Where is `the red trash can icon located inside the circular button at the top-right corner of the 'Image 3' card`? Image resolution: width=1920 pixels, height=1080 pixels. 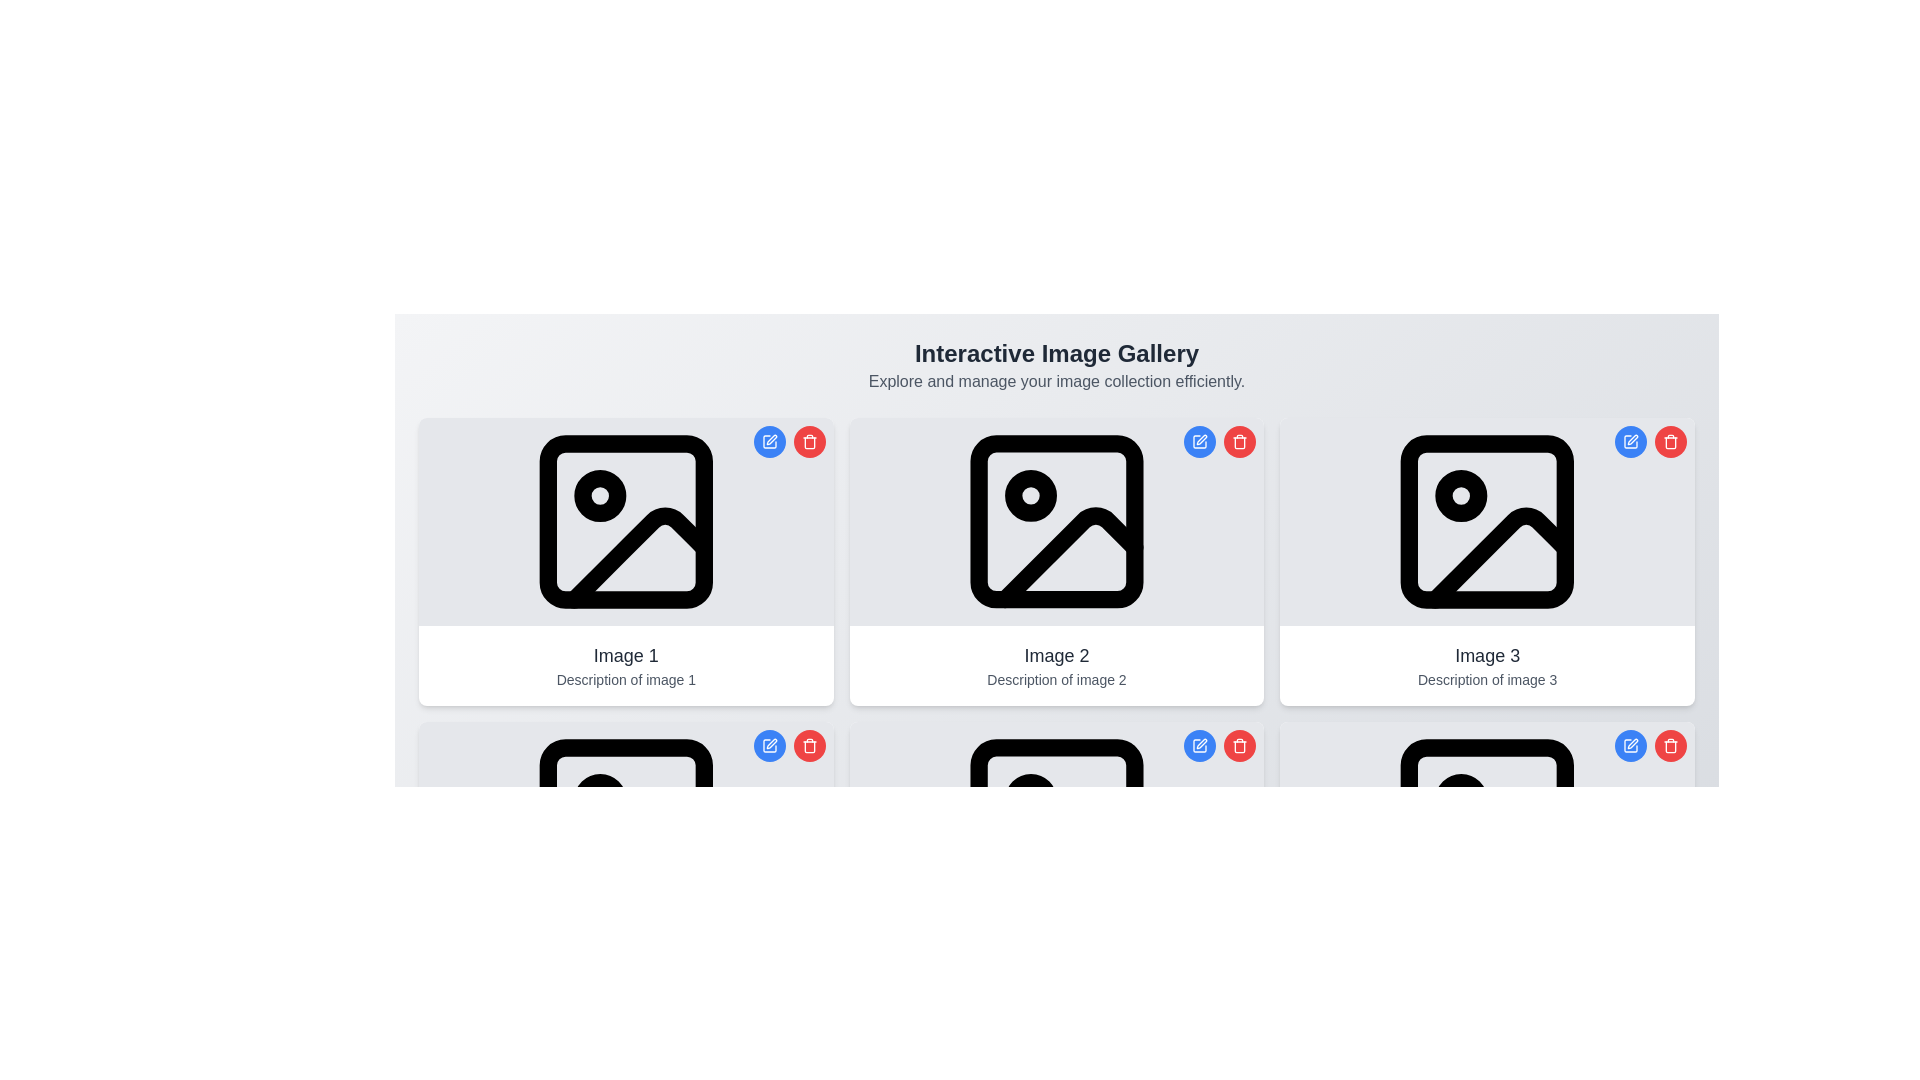 the red trash can icon located inside the circular button at the top-right corner of the 'Image 3' card is located at coordinates (1670, 441).